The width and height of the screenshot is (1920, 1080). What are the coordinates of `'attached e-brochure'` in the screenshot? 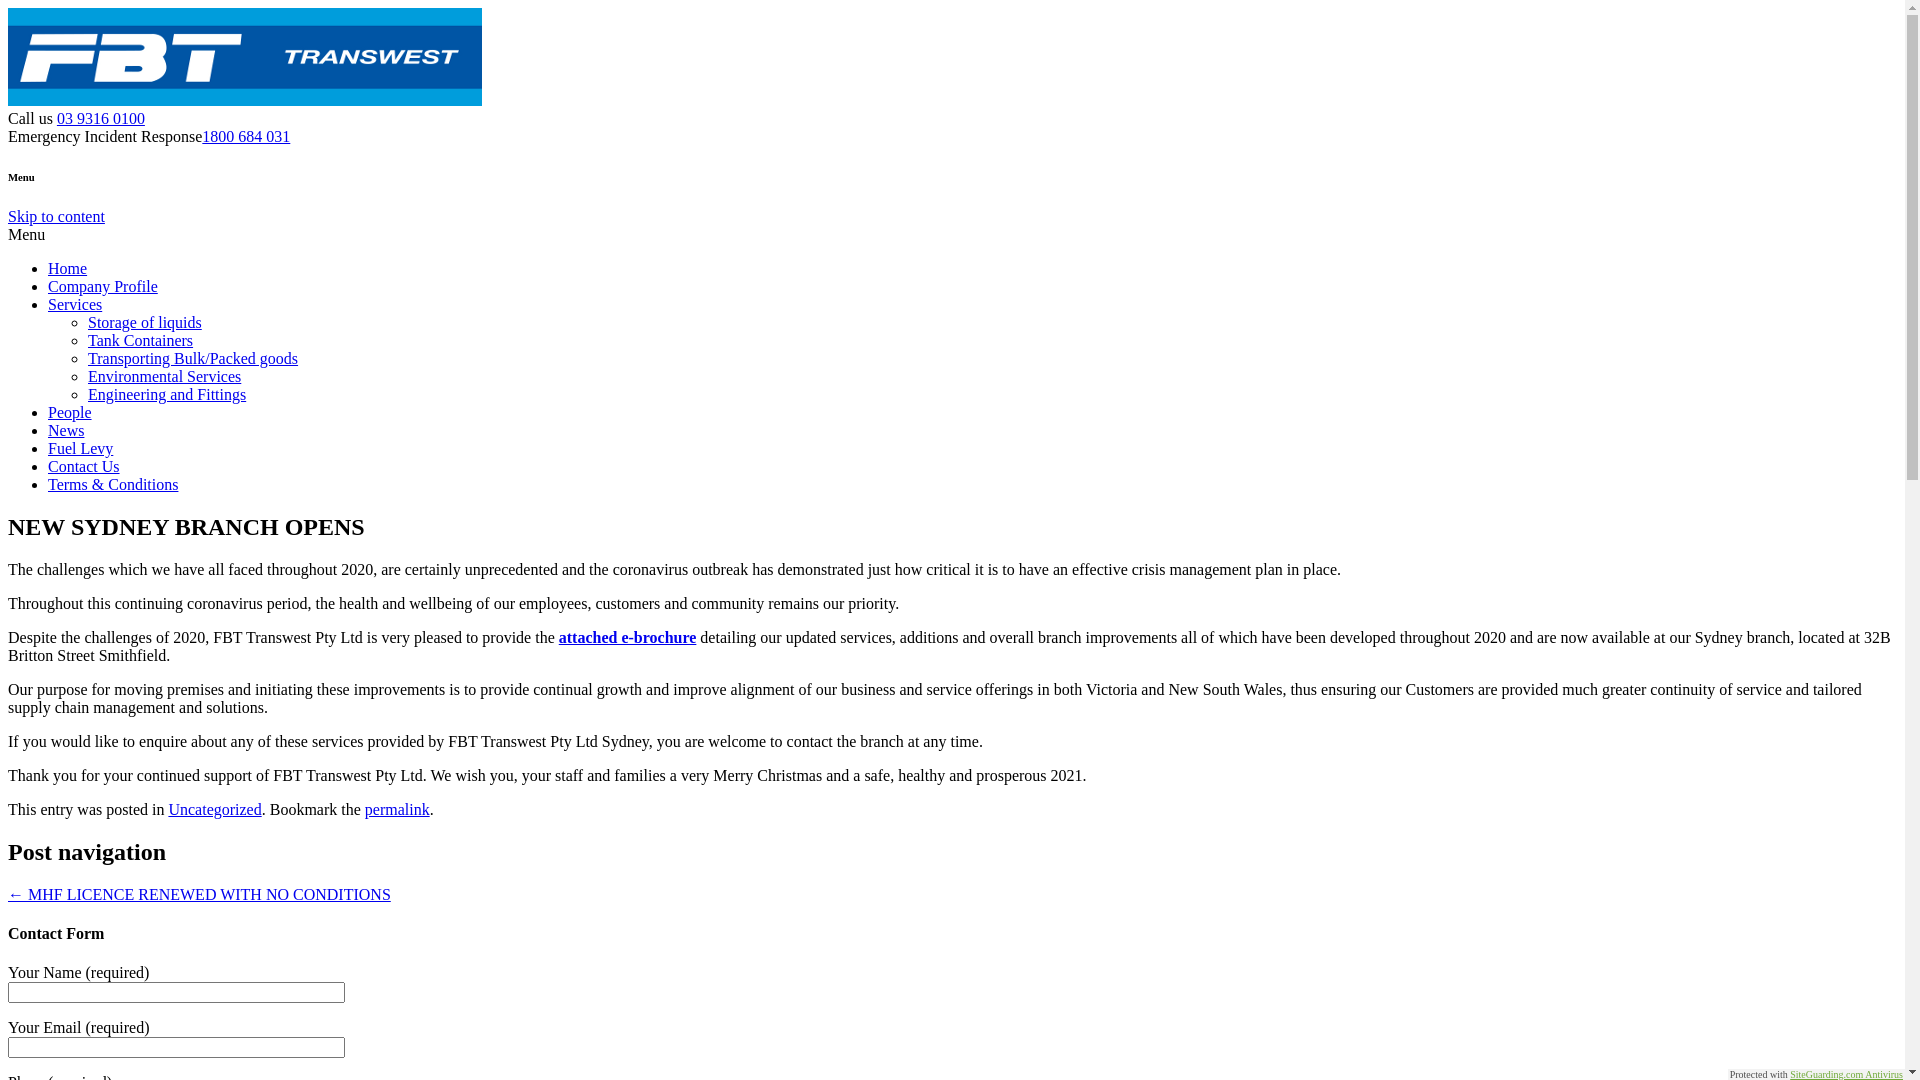 It's located at (627, 637).